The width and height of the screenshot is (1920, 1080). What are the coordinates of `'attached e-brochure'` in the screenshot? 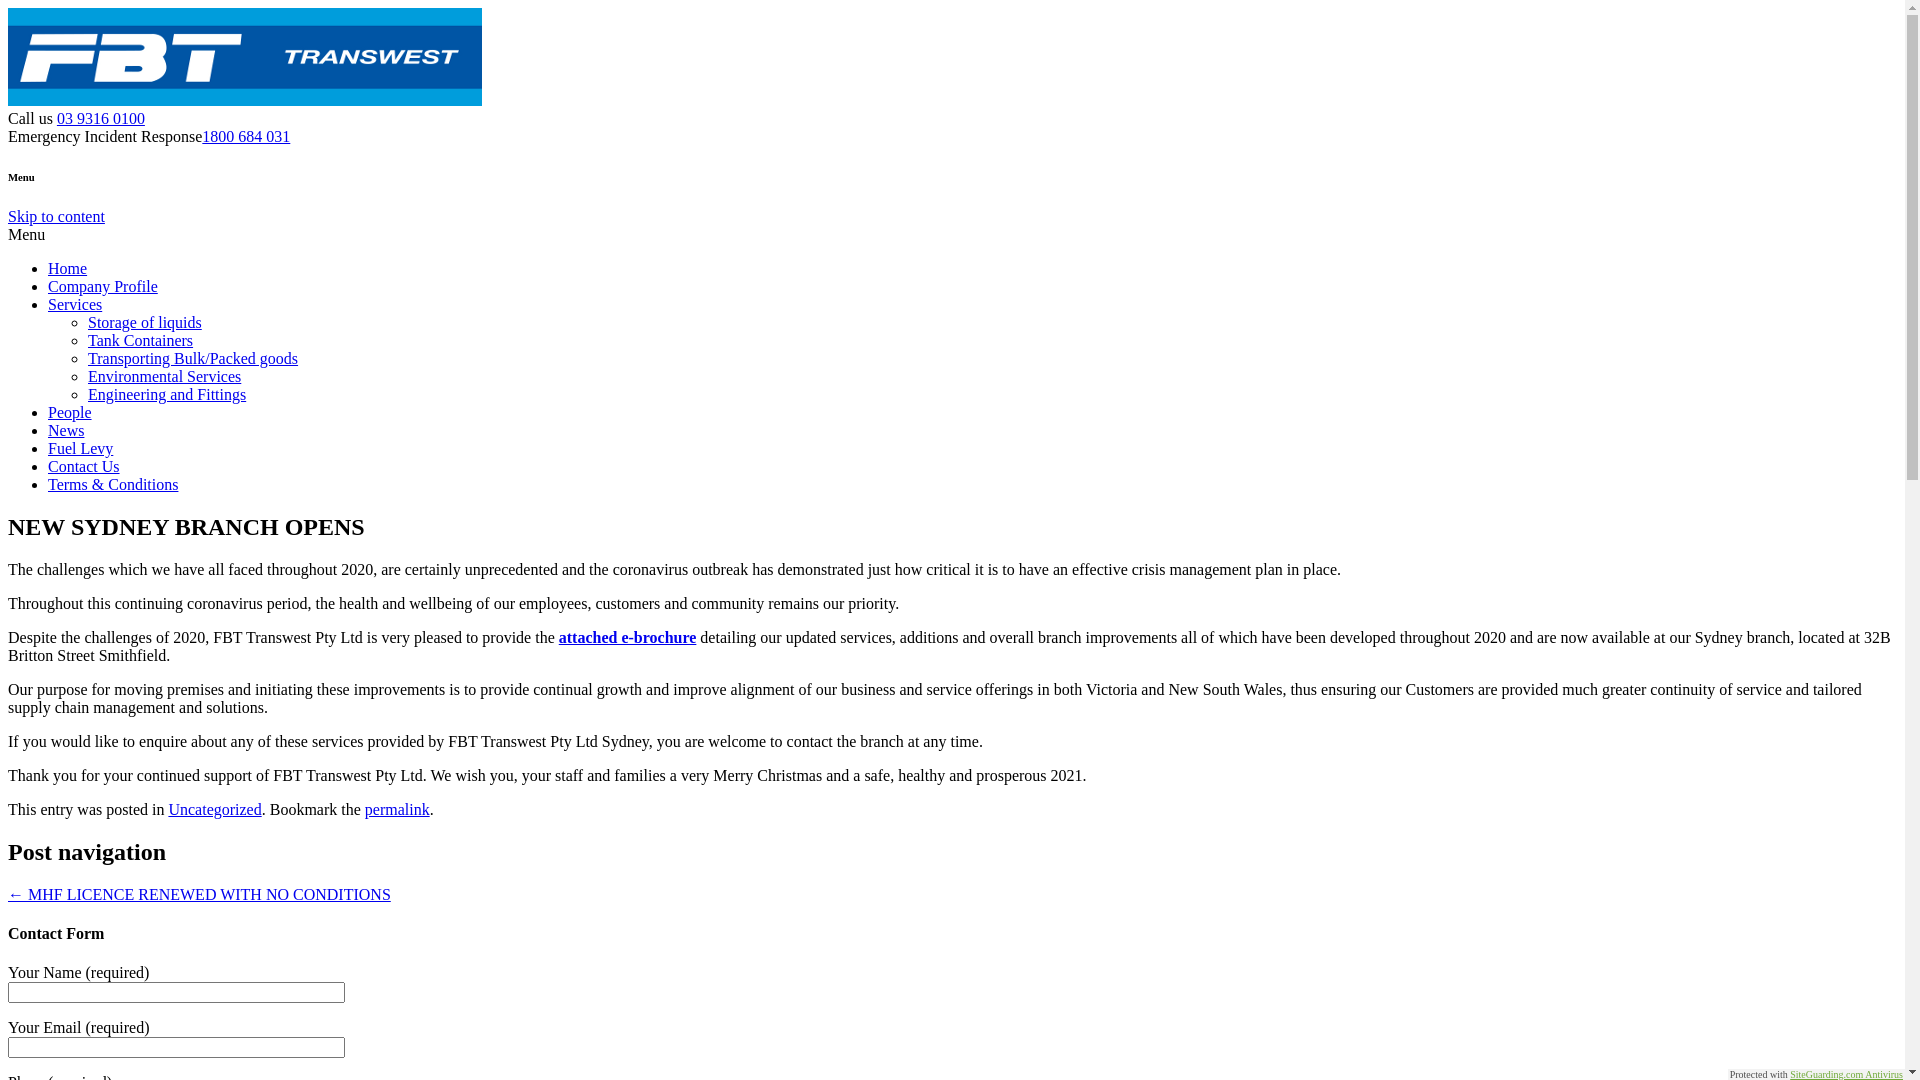 It's located at (627, 637).